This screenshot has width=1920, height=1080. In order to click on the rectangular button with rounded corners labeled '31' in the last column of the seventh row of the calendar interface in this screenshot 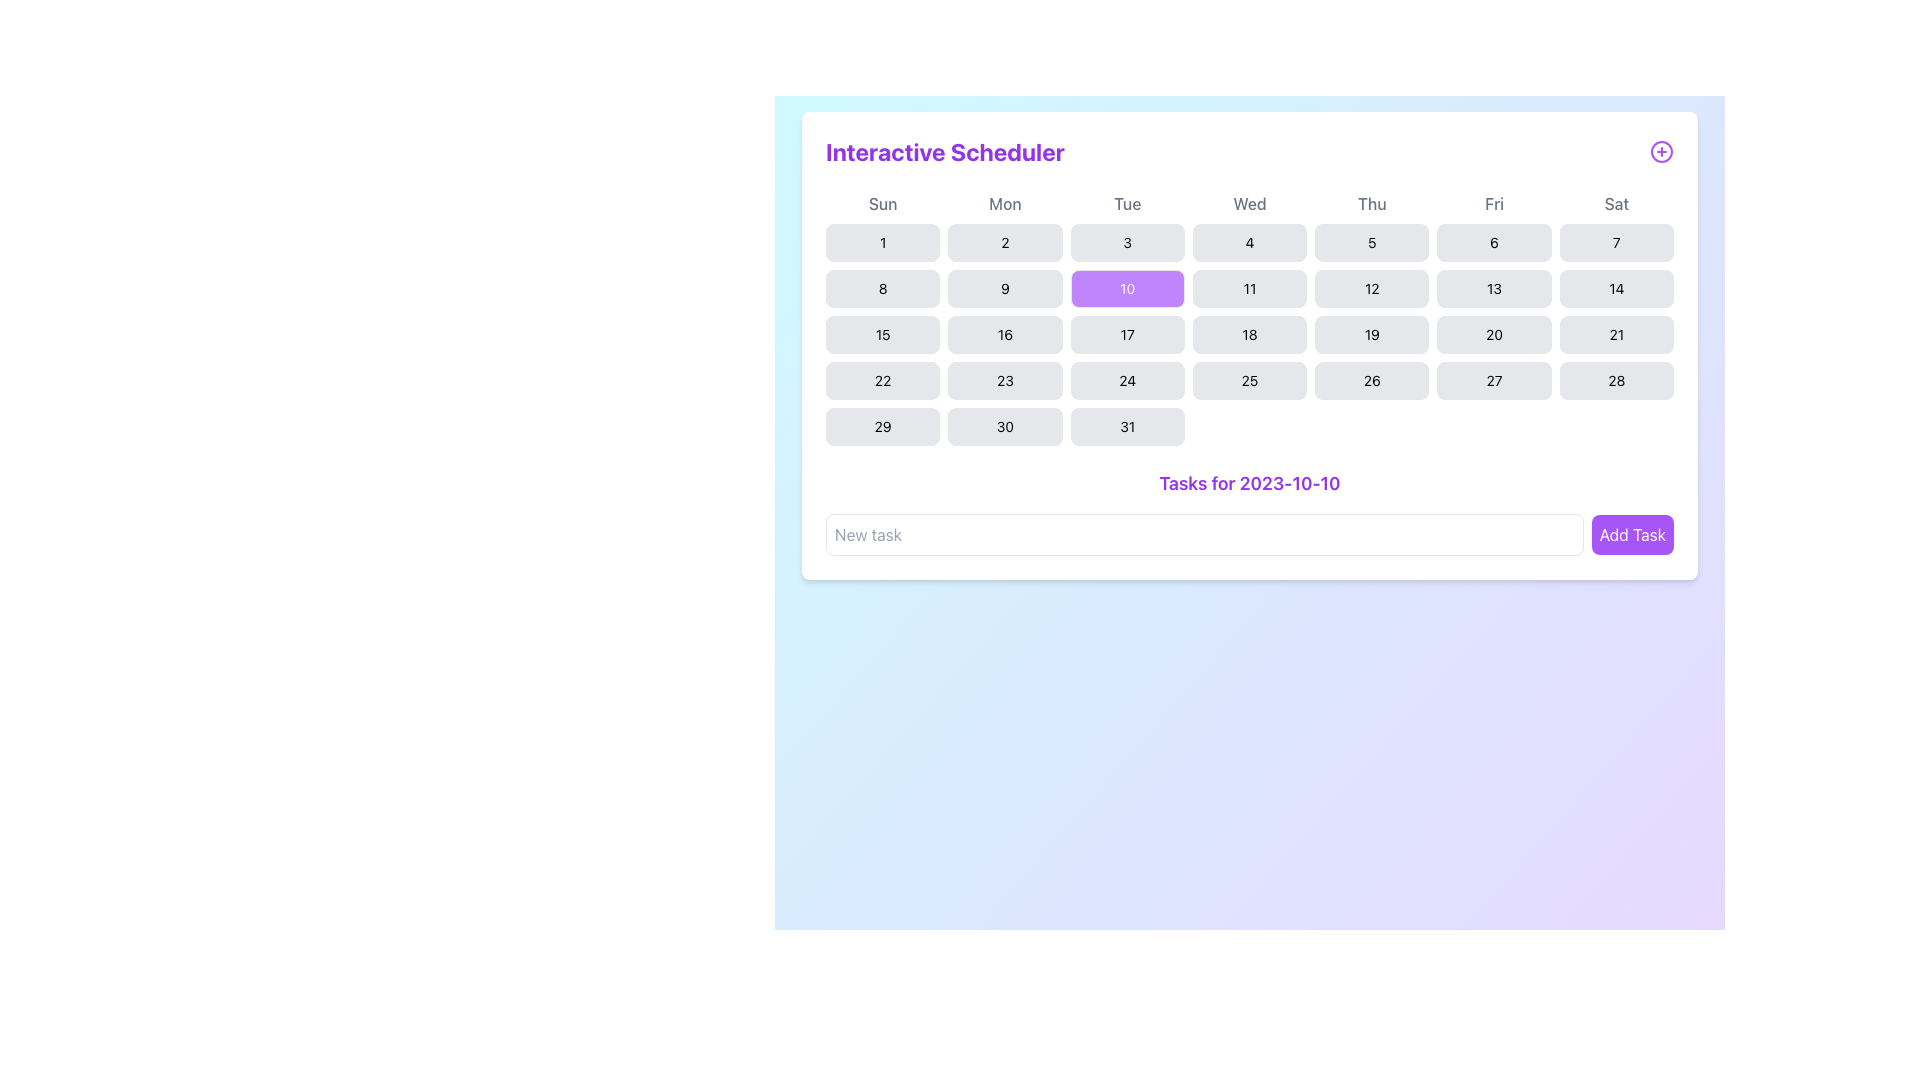, I will do `click(1127, 426)`.